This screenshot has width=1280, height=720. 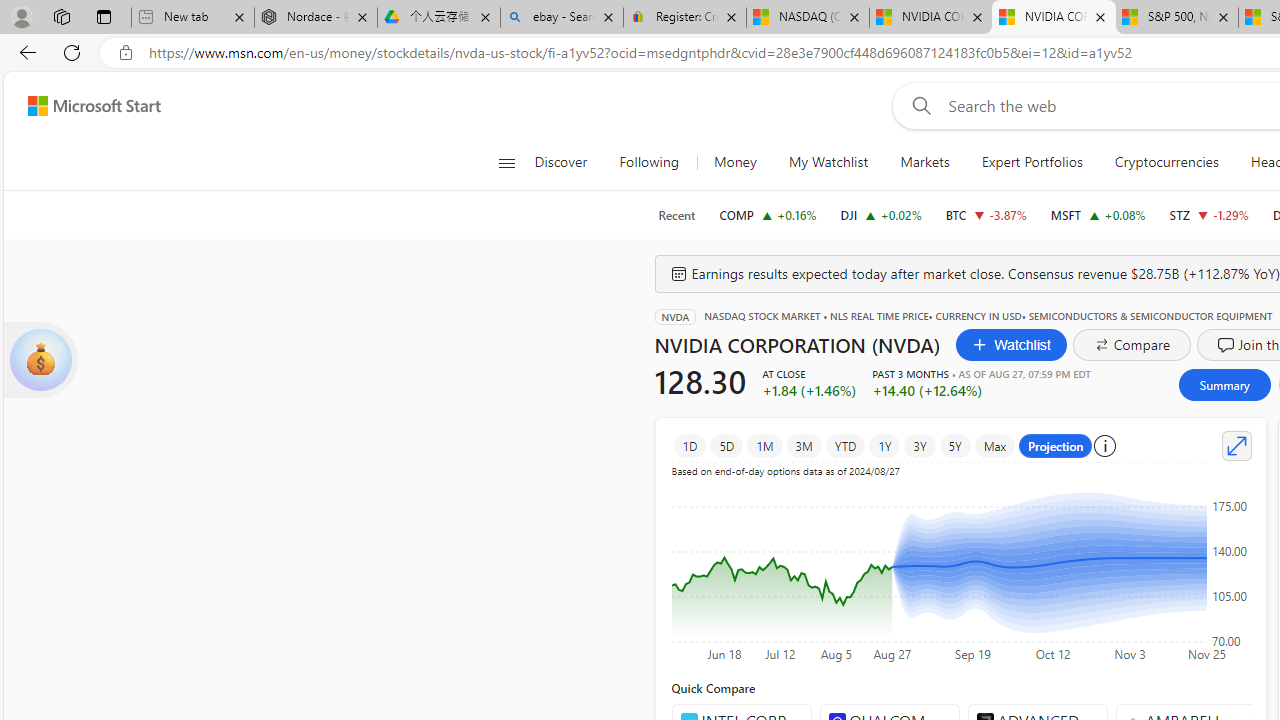 I want to click on 'Recent', so click(x=677, y=215).